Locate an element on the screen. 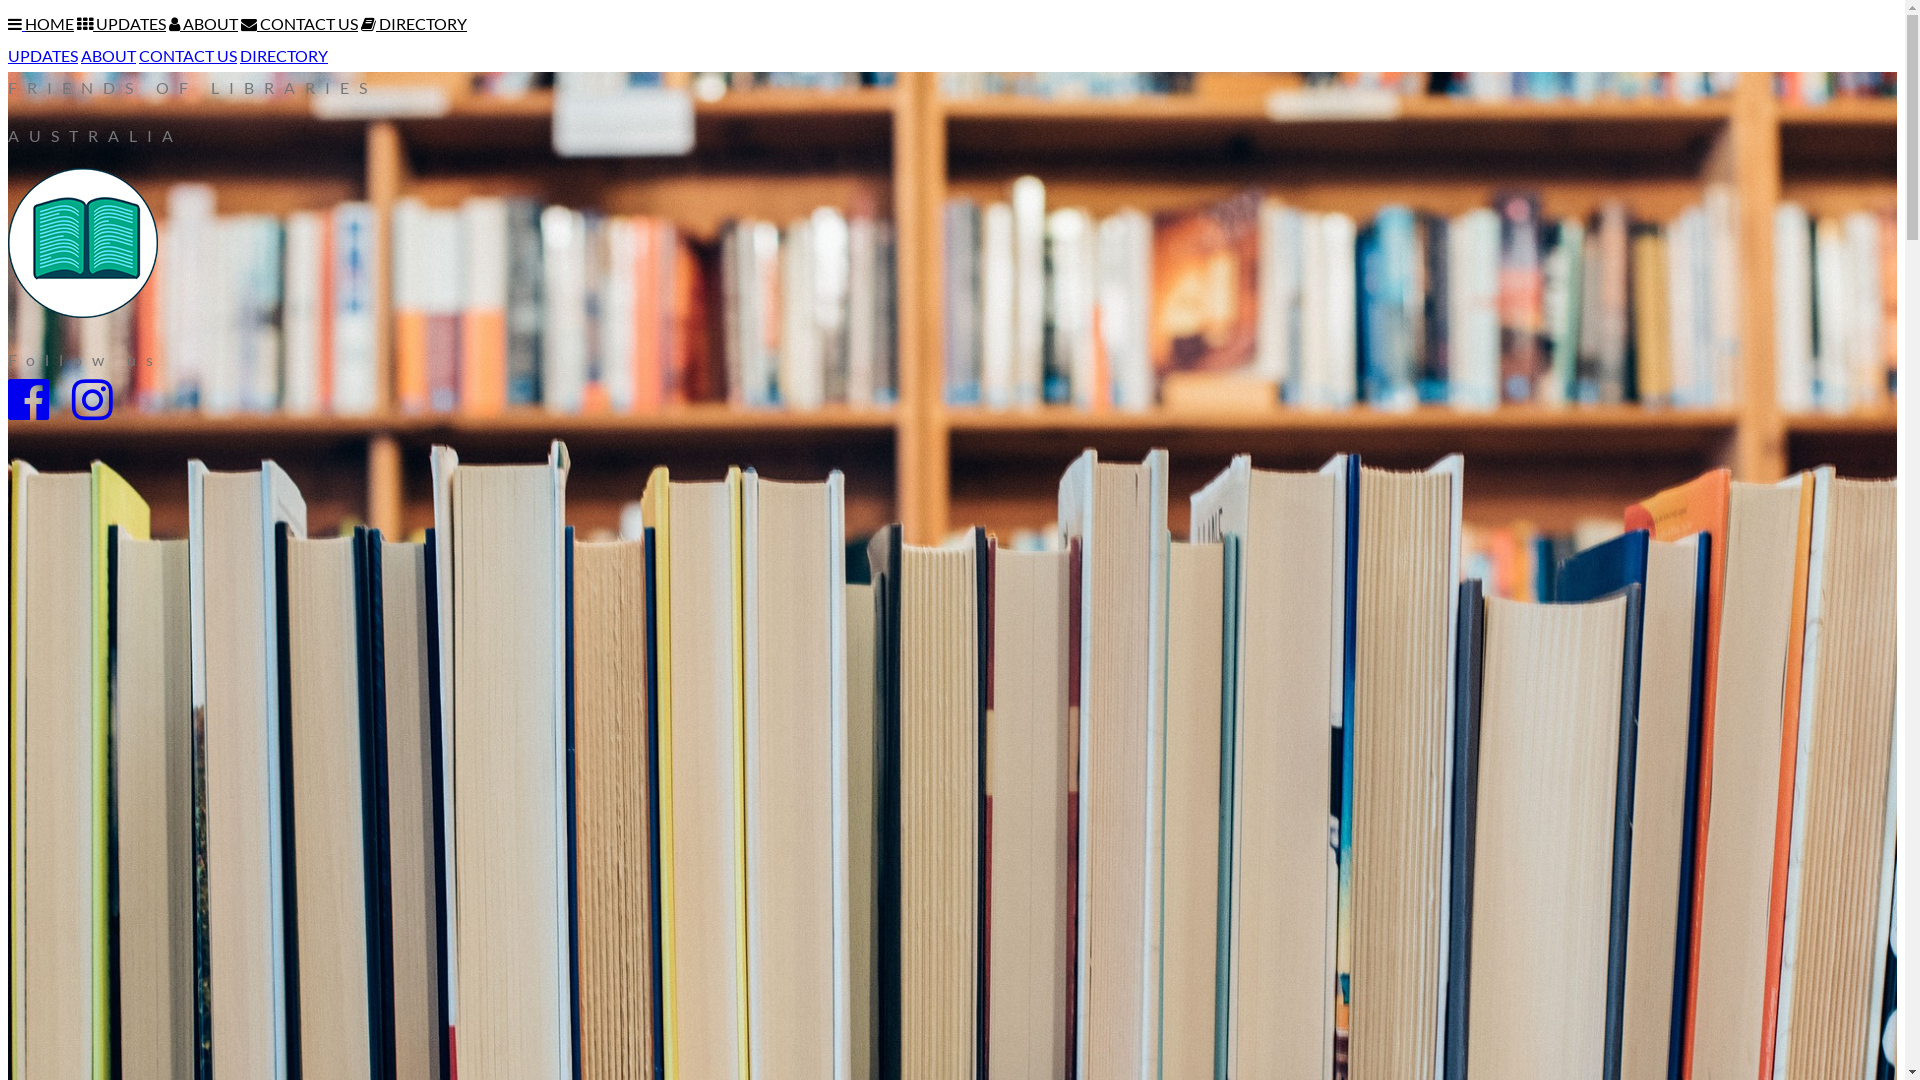 The image size is (1920, 1080). 'DIRECTORY' is located at coordinates (360, 23).